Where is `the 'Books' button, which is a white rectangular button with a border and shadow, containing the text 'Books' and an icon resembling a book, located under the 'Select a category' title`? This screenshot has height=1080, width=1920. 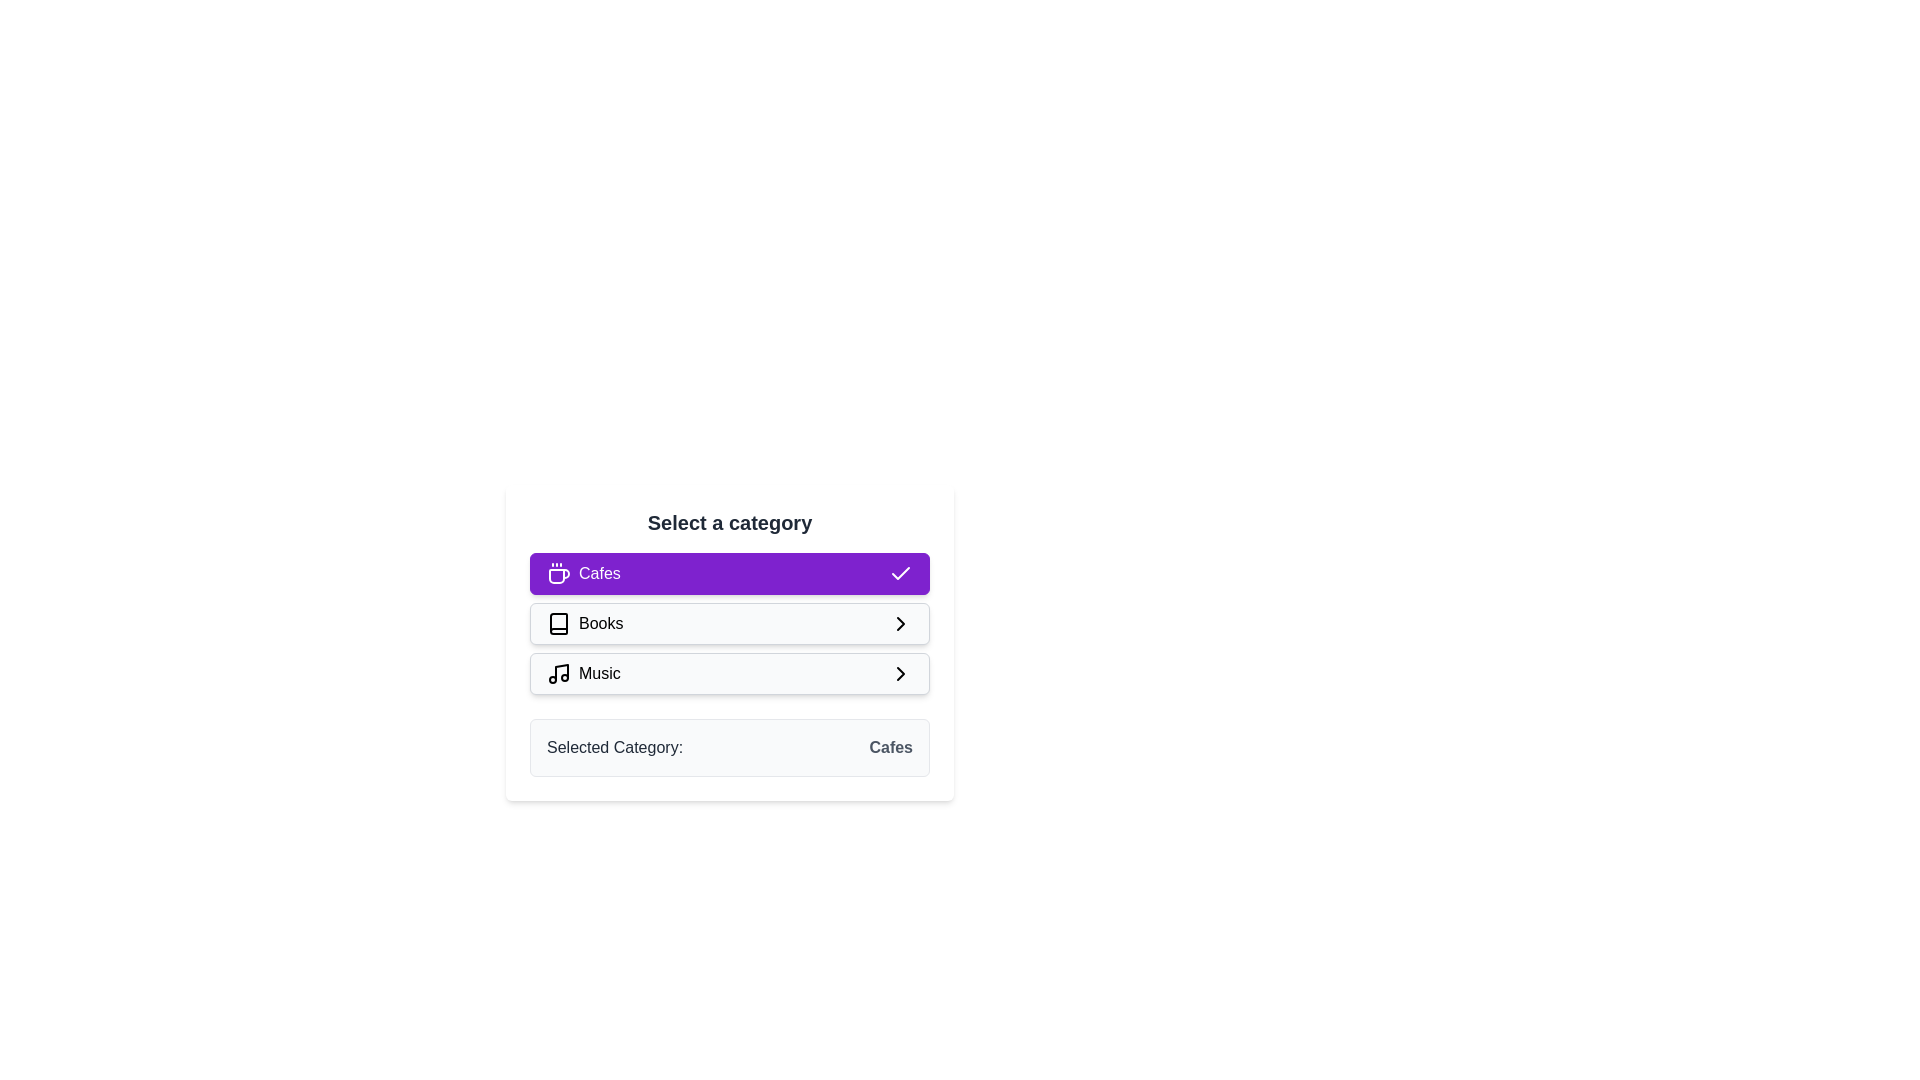
the 'Books' button, which is a white rectangular button with a border and shadow, containing the text 'Books' and an icon resembling a book, located under the 'Select a category' title is located at coordinates (728, 643).